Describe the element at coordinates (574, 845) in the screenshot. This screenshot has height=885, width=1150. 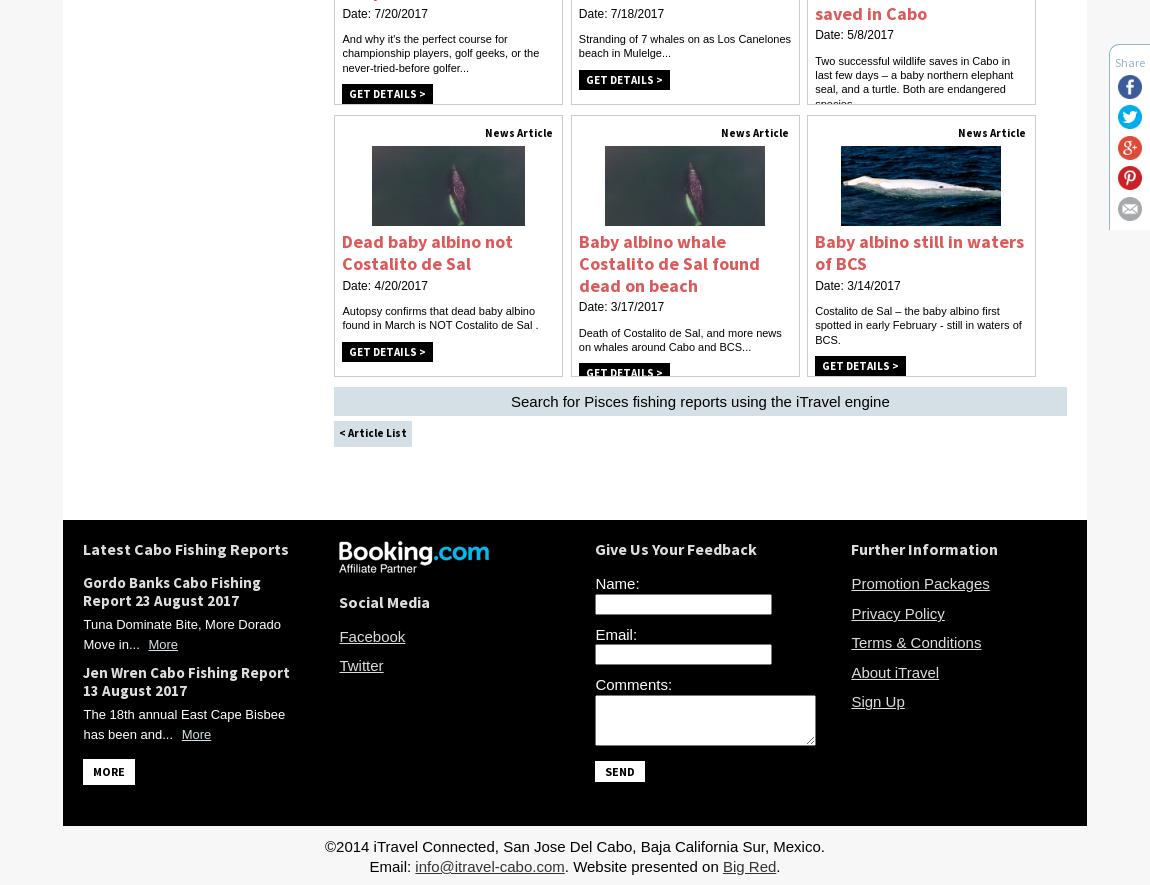
I see `'©2014 iTravel Connected, San Jose Del Cabo, Baja California Sur, Mexico.'` at that location.